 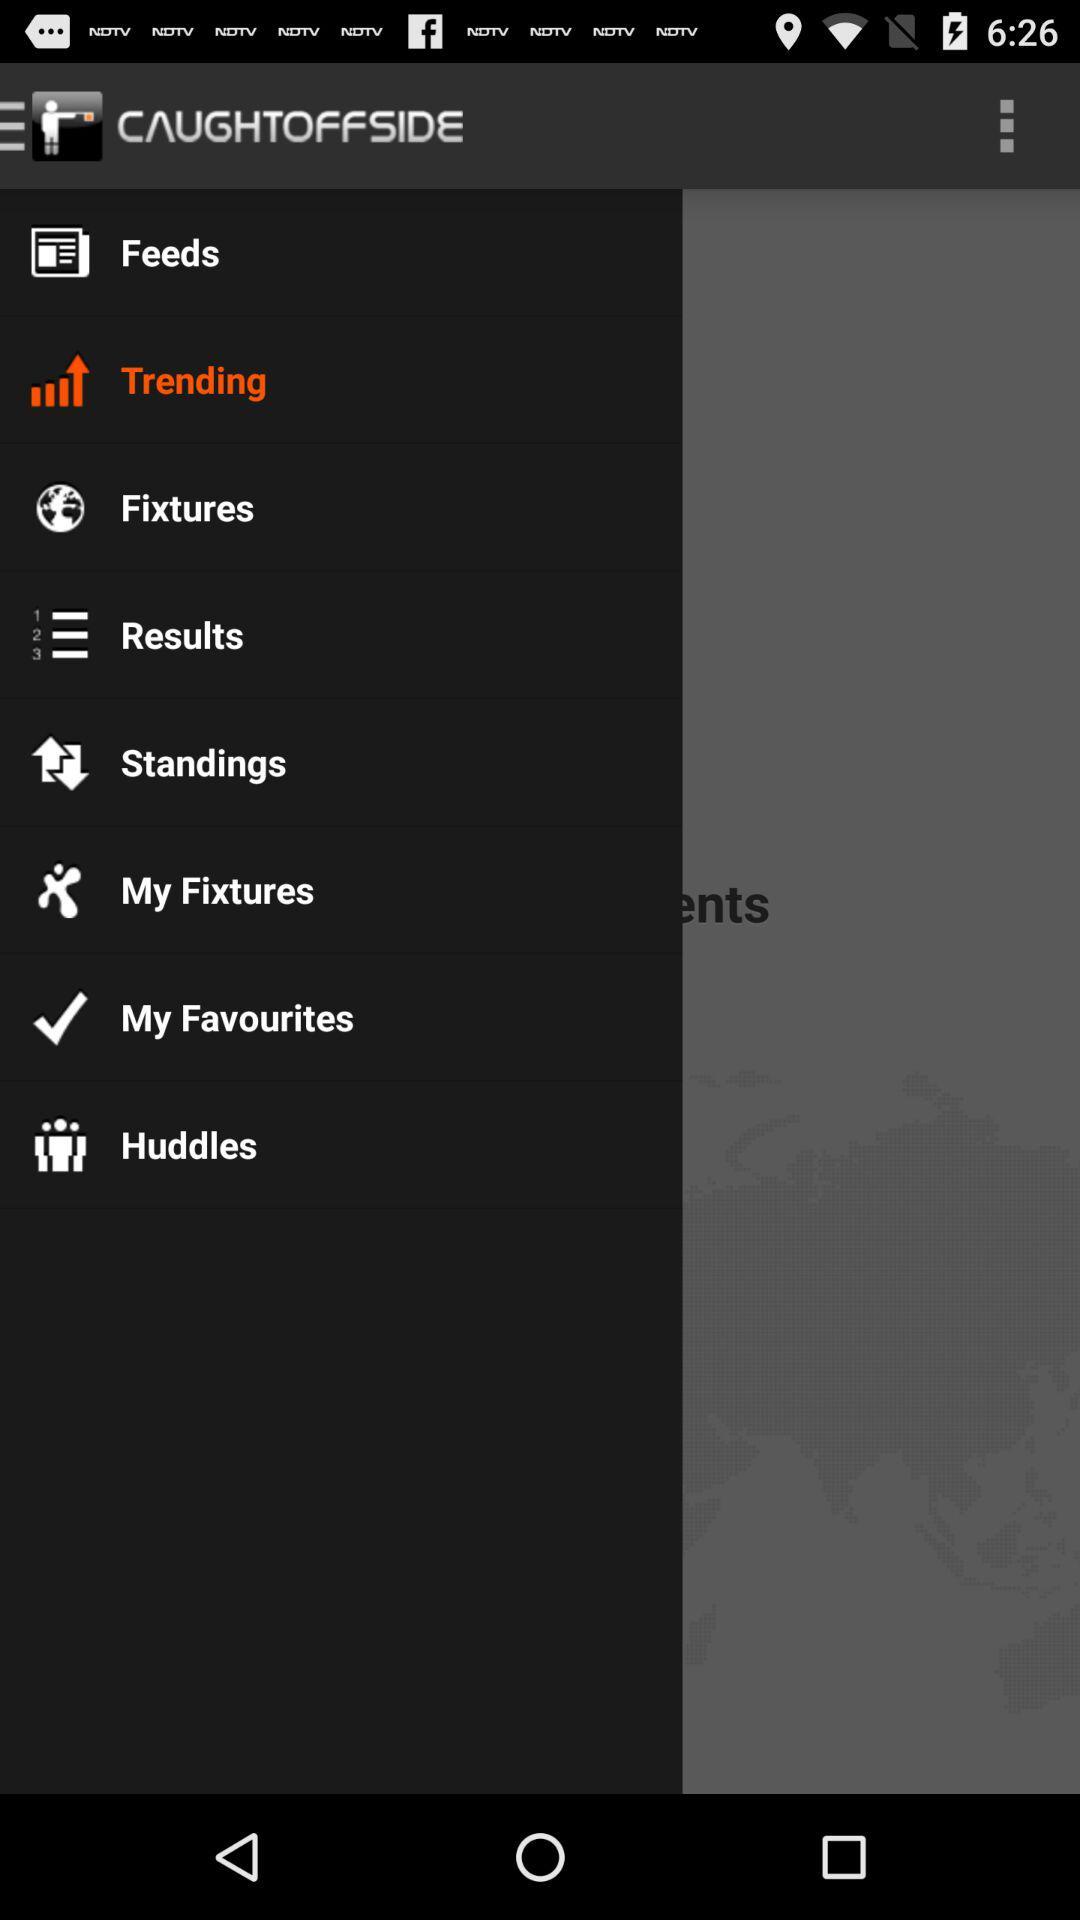 What do you see at coordinates (165, 633) in the screenshot?
I see `results app` at bounding box center [165, 633].